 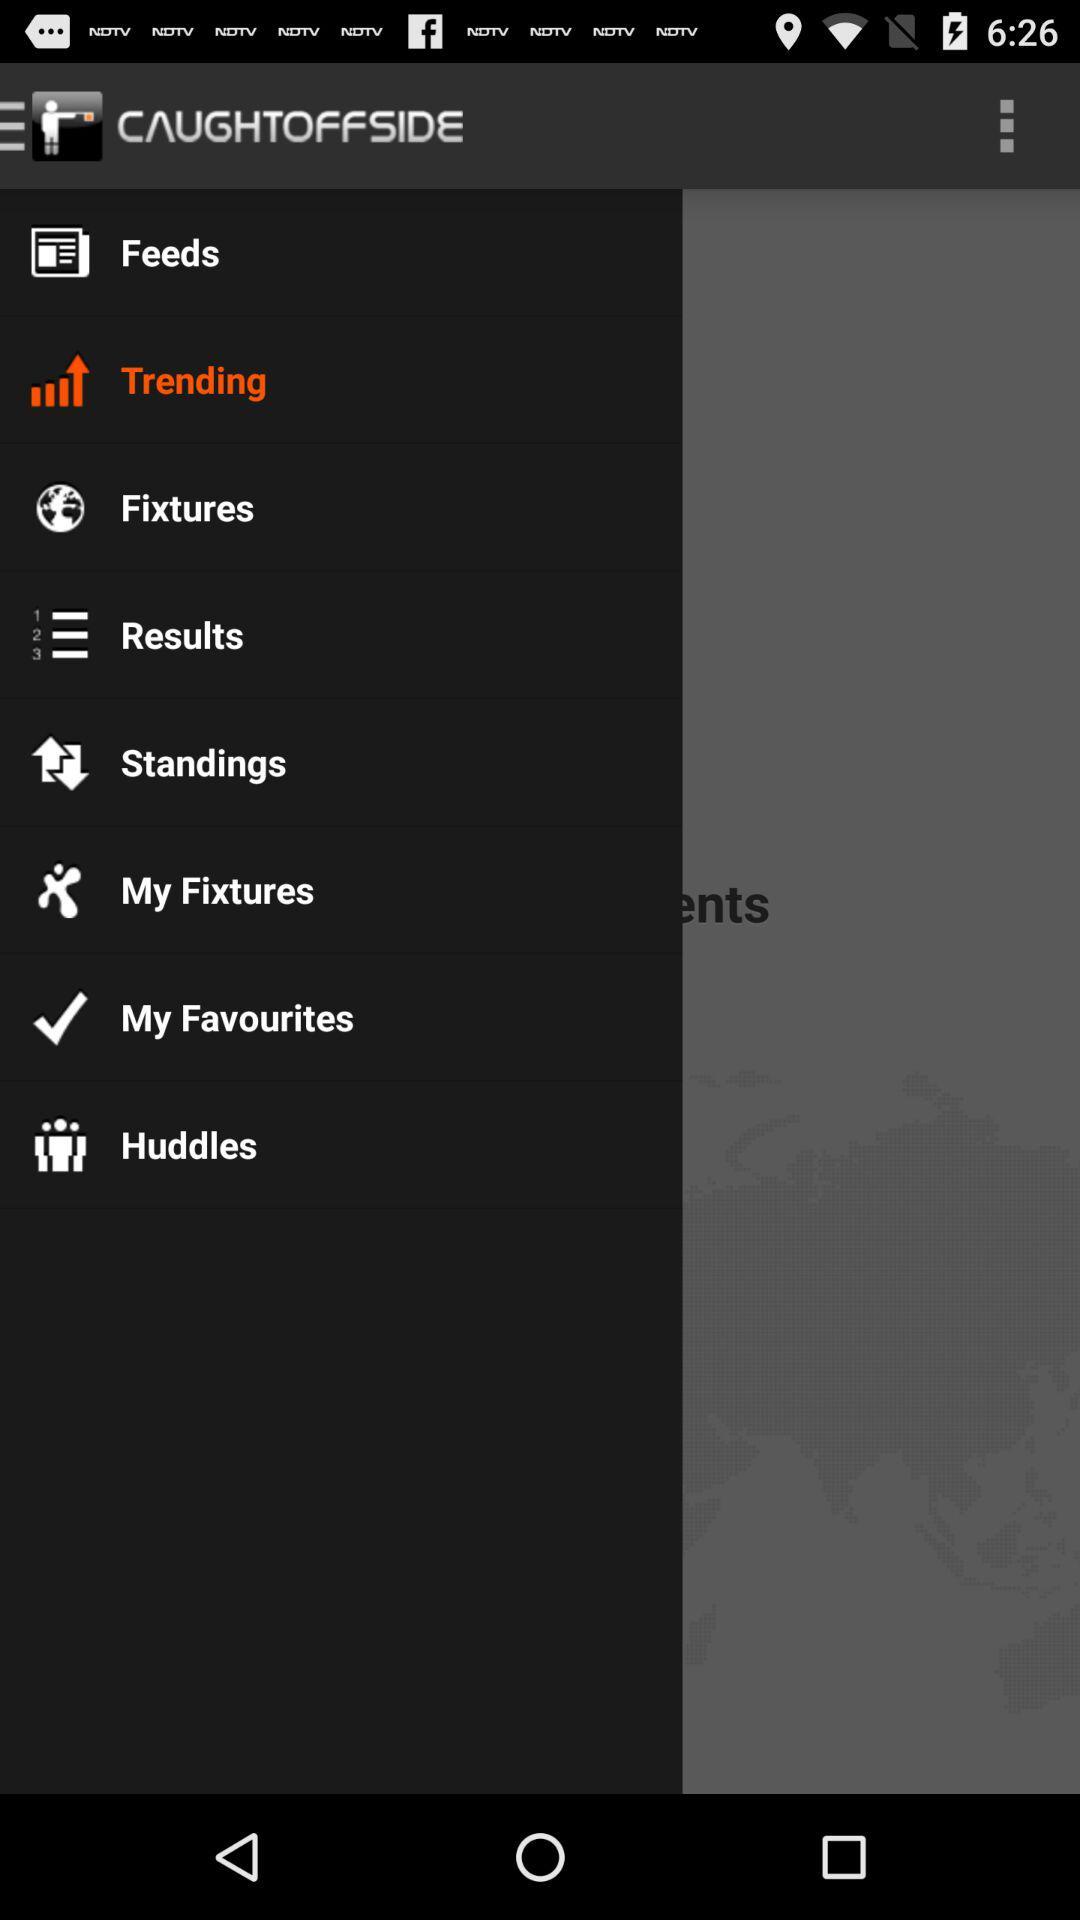 What do you see at coordinates (165, 633) in the screenshot?
I see `results app` at bounding box center [165, 633].